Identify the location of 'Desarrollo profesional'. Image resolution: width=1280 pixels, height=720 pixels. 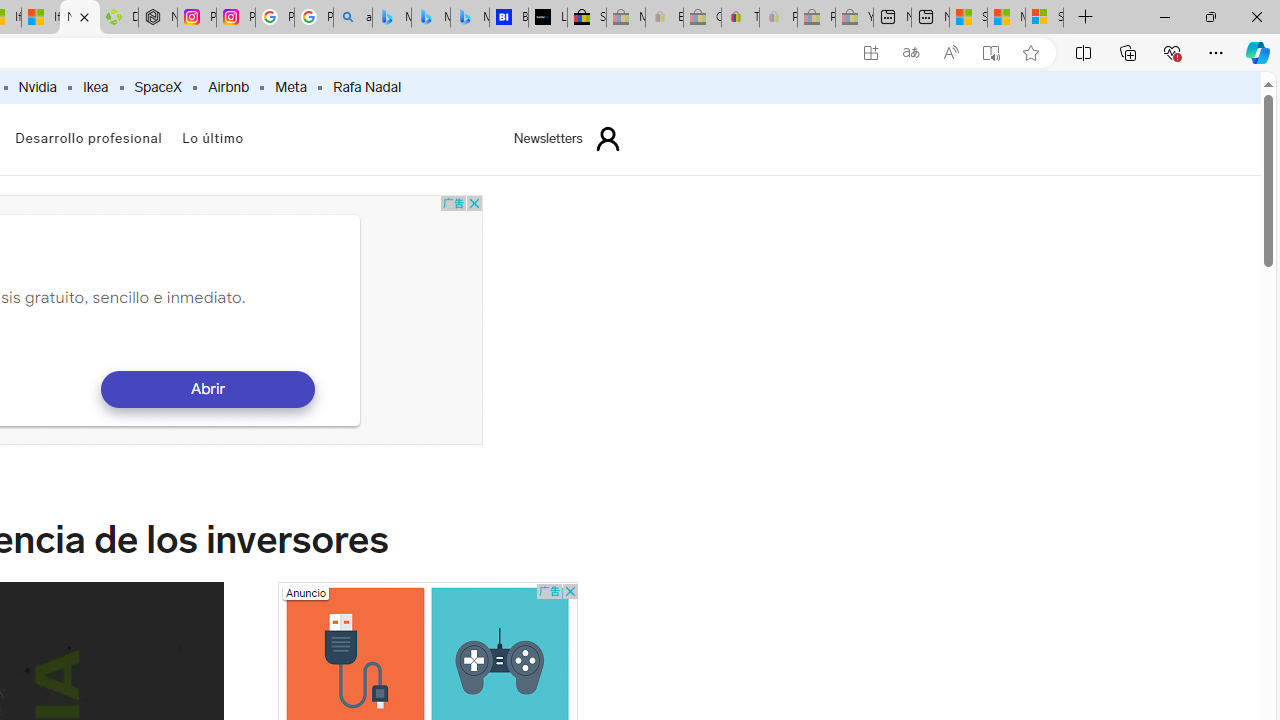
(87, 138).